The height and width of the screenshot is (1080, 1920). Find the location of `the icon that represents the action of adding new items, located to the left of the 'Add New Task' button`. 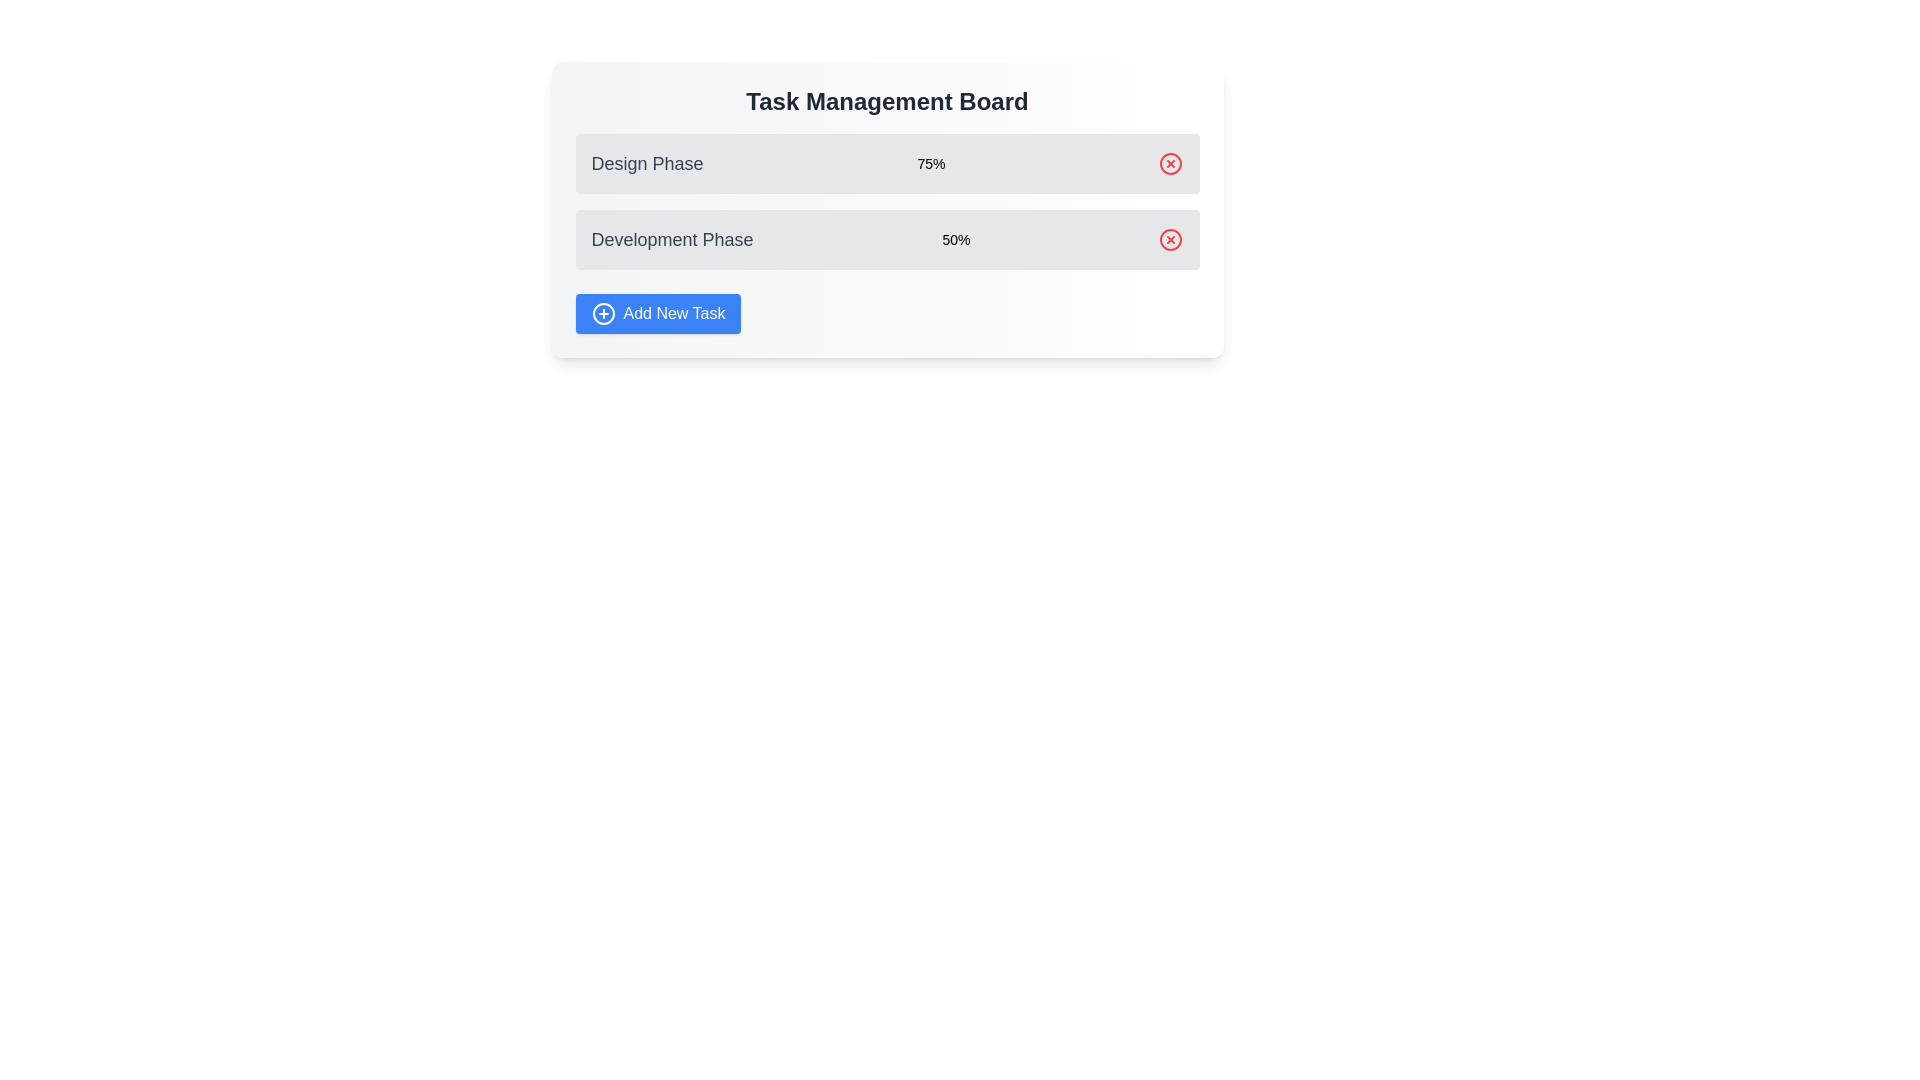

the icon that represents the action of adding new items, located to the left of the 'Add New Task' button is located at coordinates (602, 313).